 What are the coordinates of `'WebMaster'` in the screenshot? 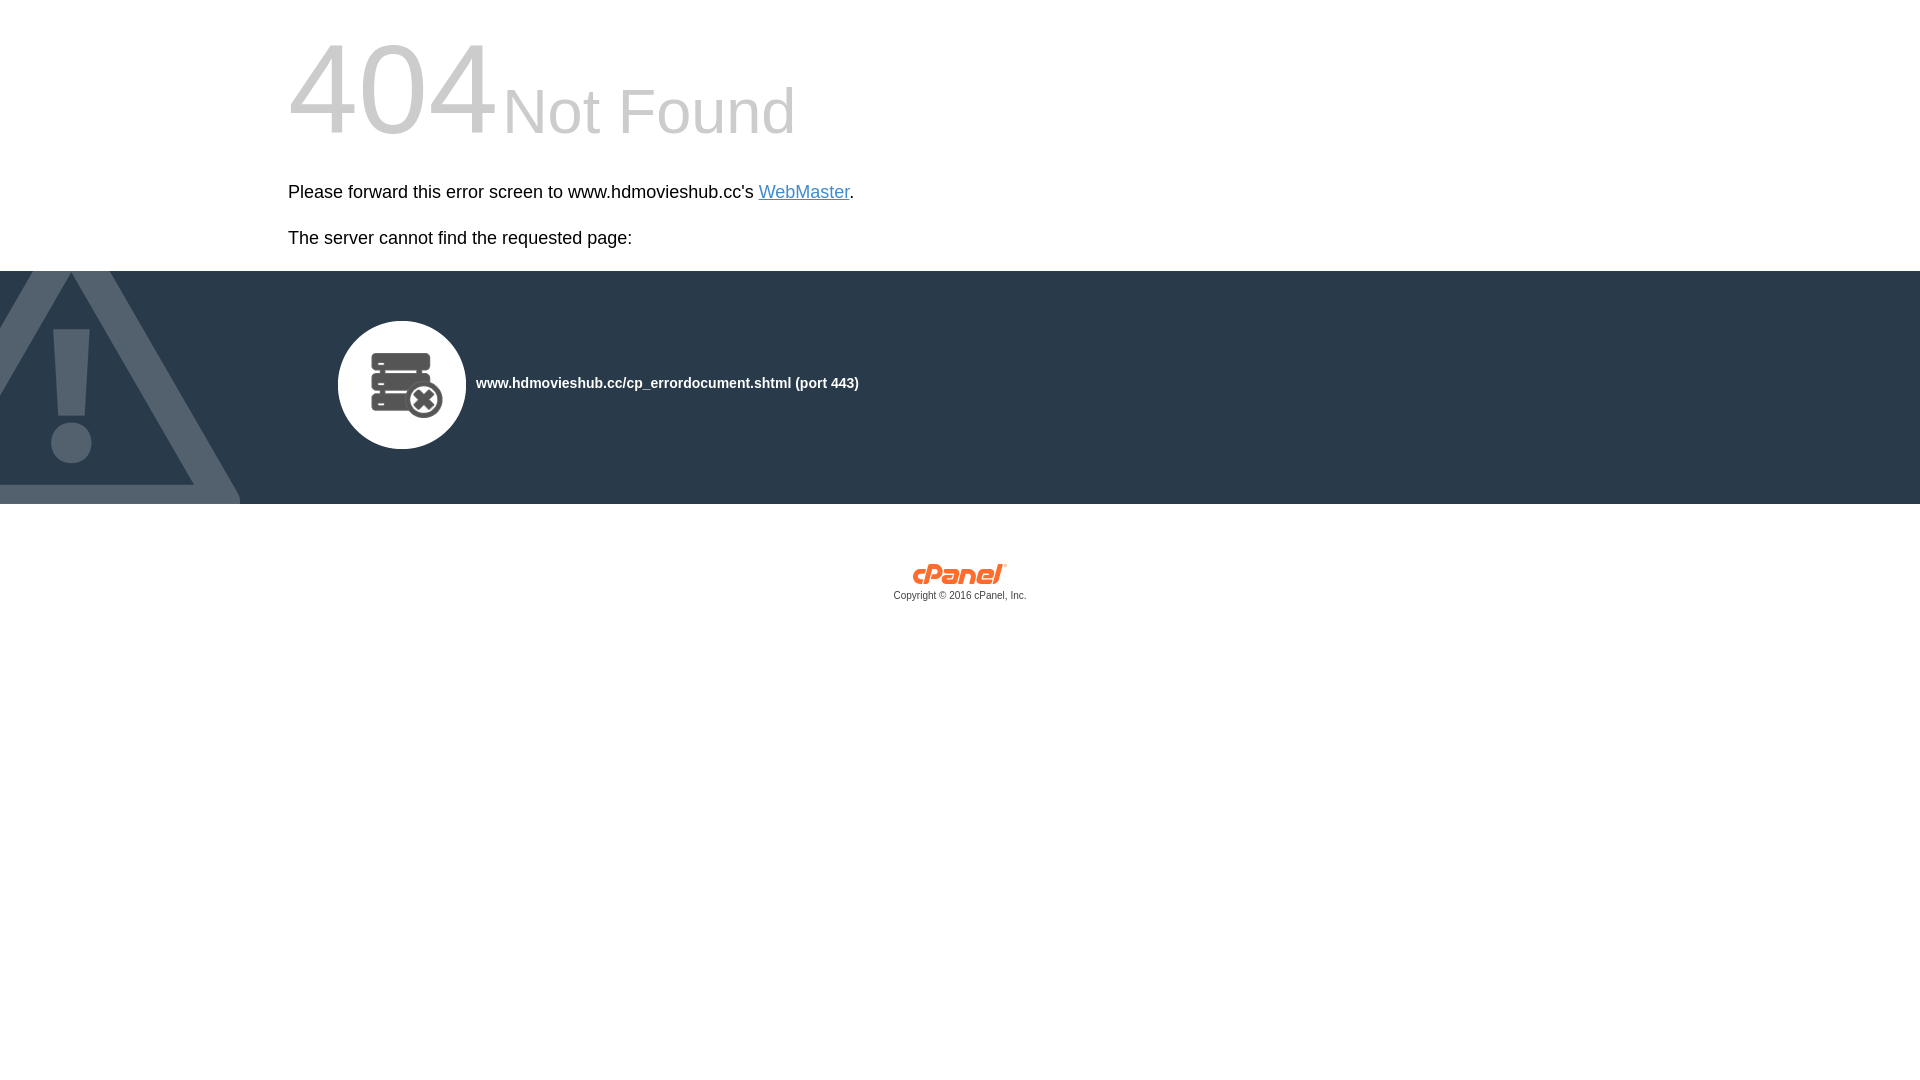 It's located at (804, 192).